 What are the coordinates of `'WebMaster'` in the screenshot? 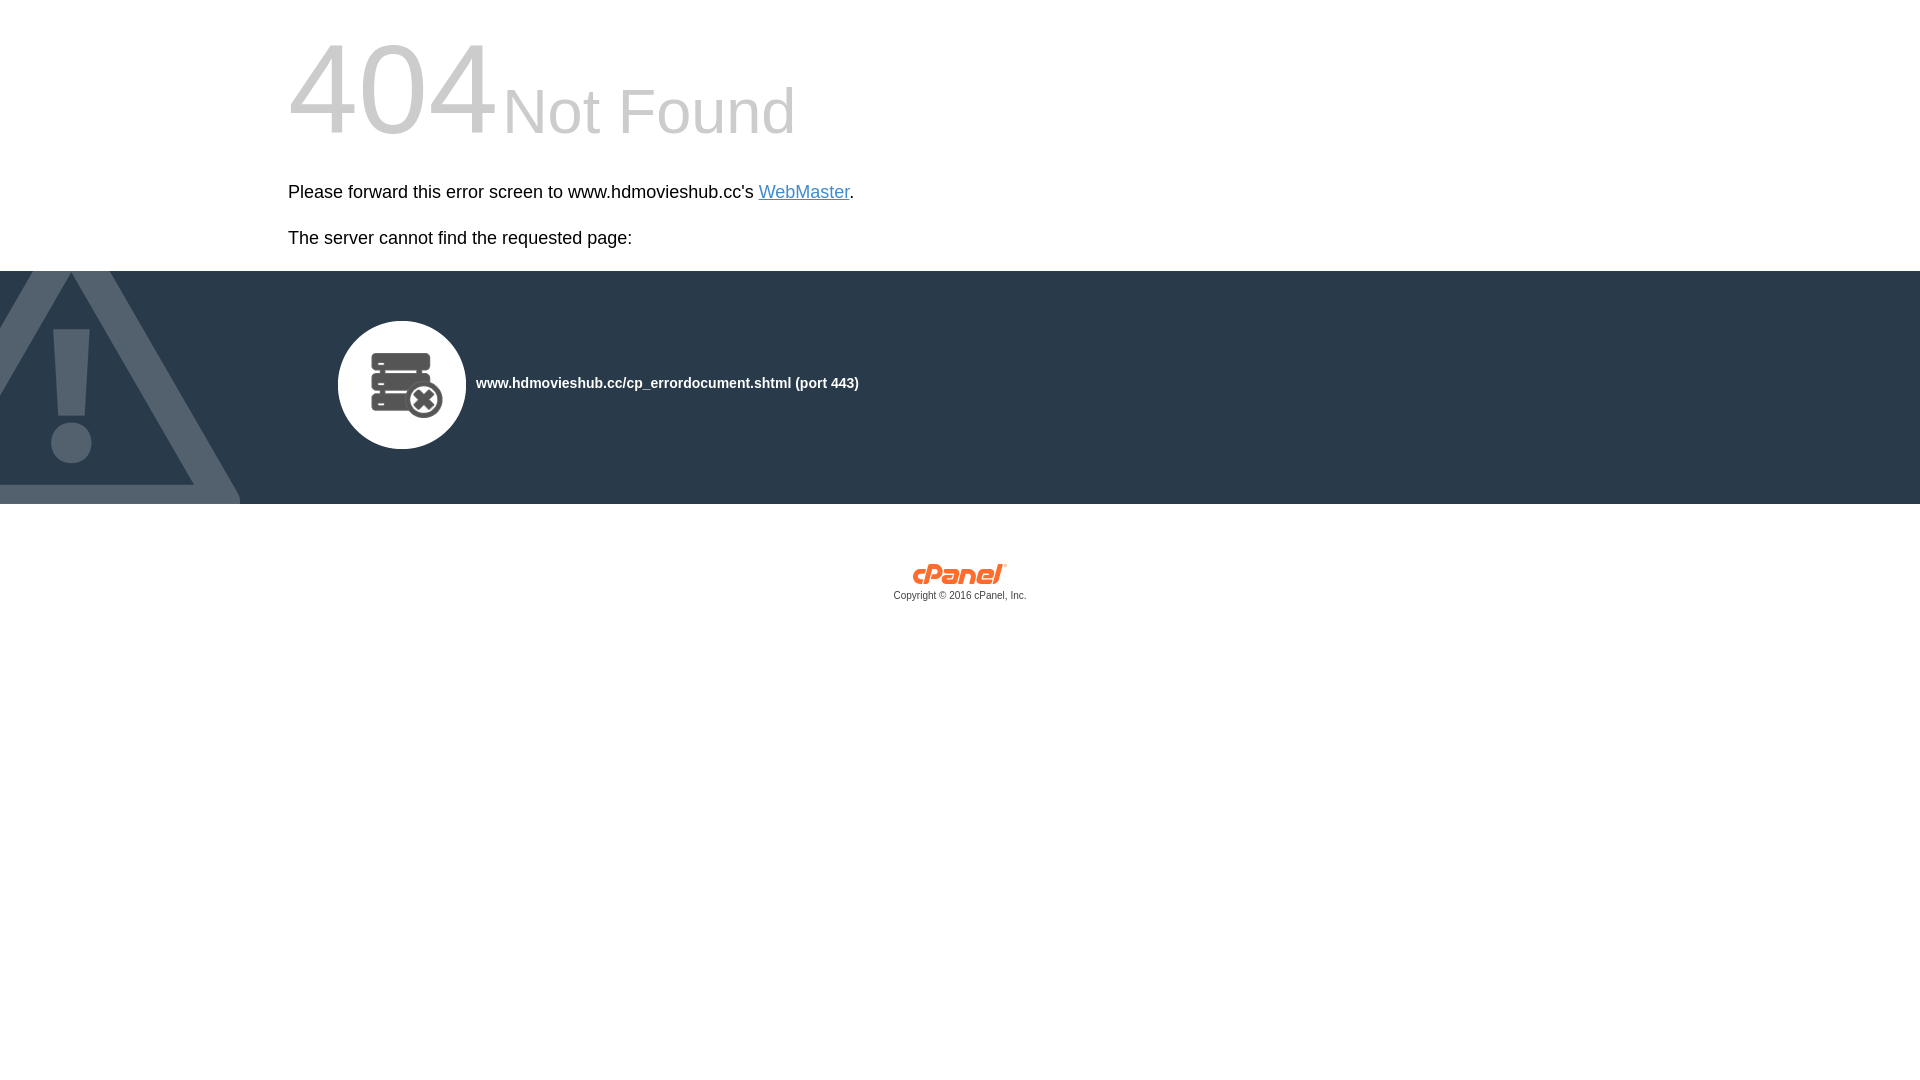 It's located at (804, 192).